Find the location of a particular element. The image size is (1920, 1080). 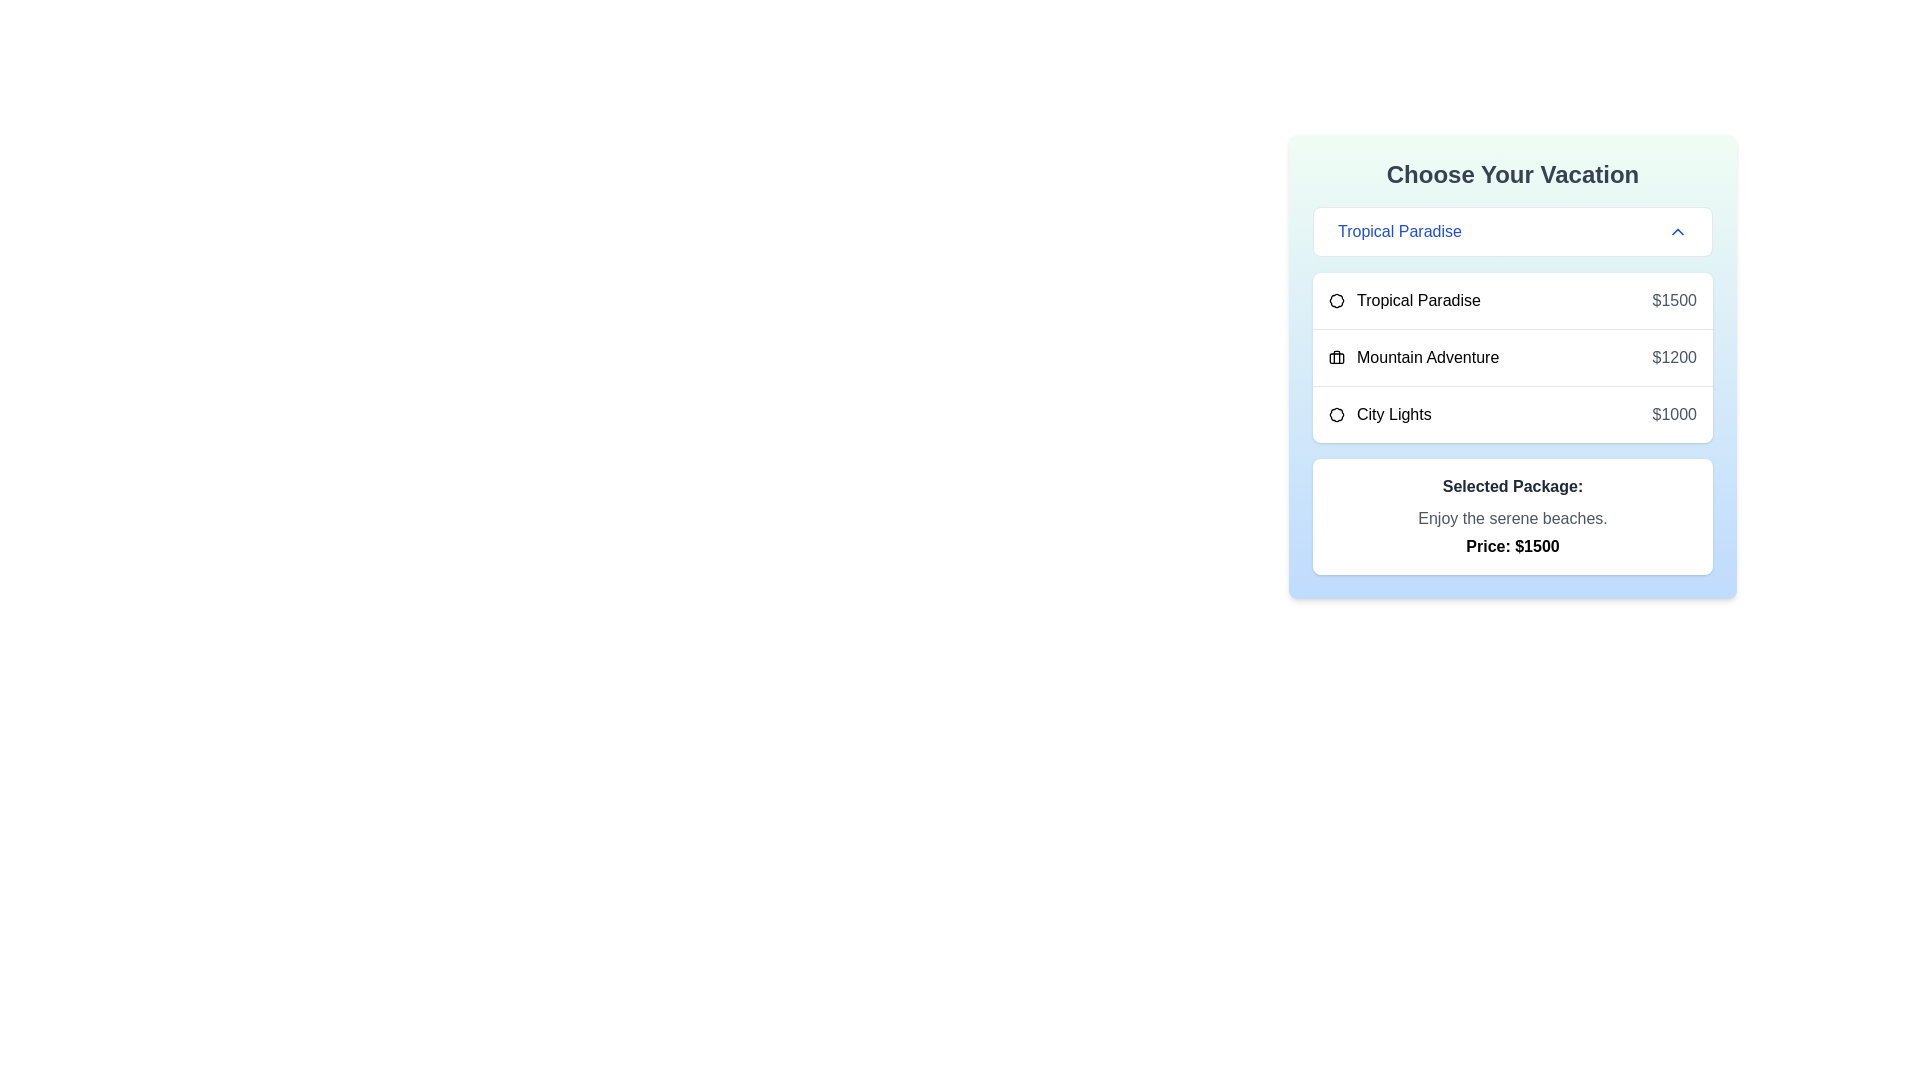

the icon indicating the item 'Tropical Paradise', which is located immediately to the left of the text in the list is located at coordinates (1337, 300).